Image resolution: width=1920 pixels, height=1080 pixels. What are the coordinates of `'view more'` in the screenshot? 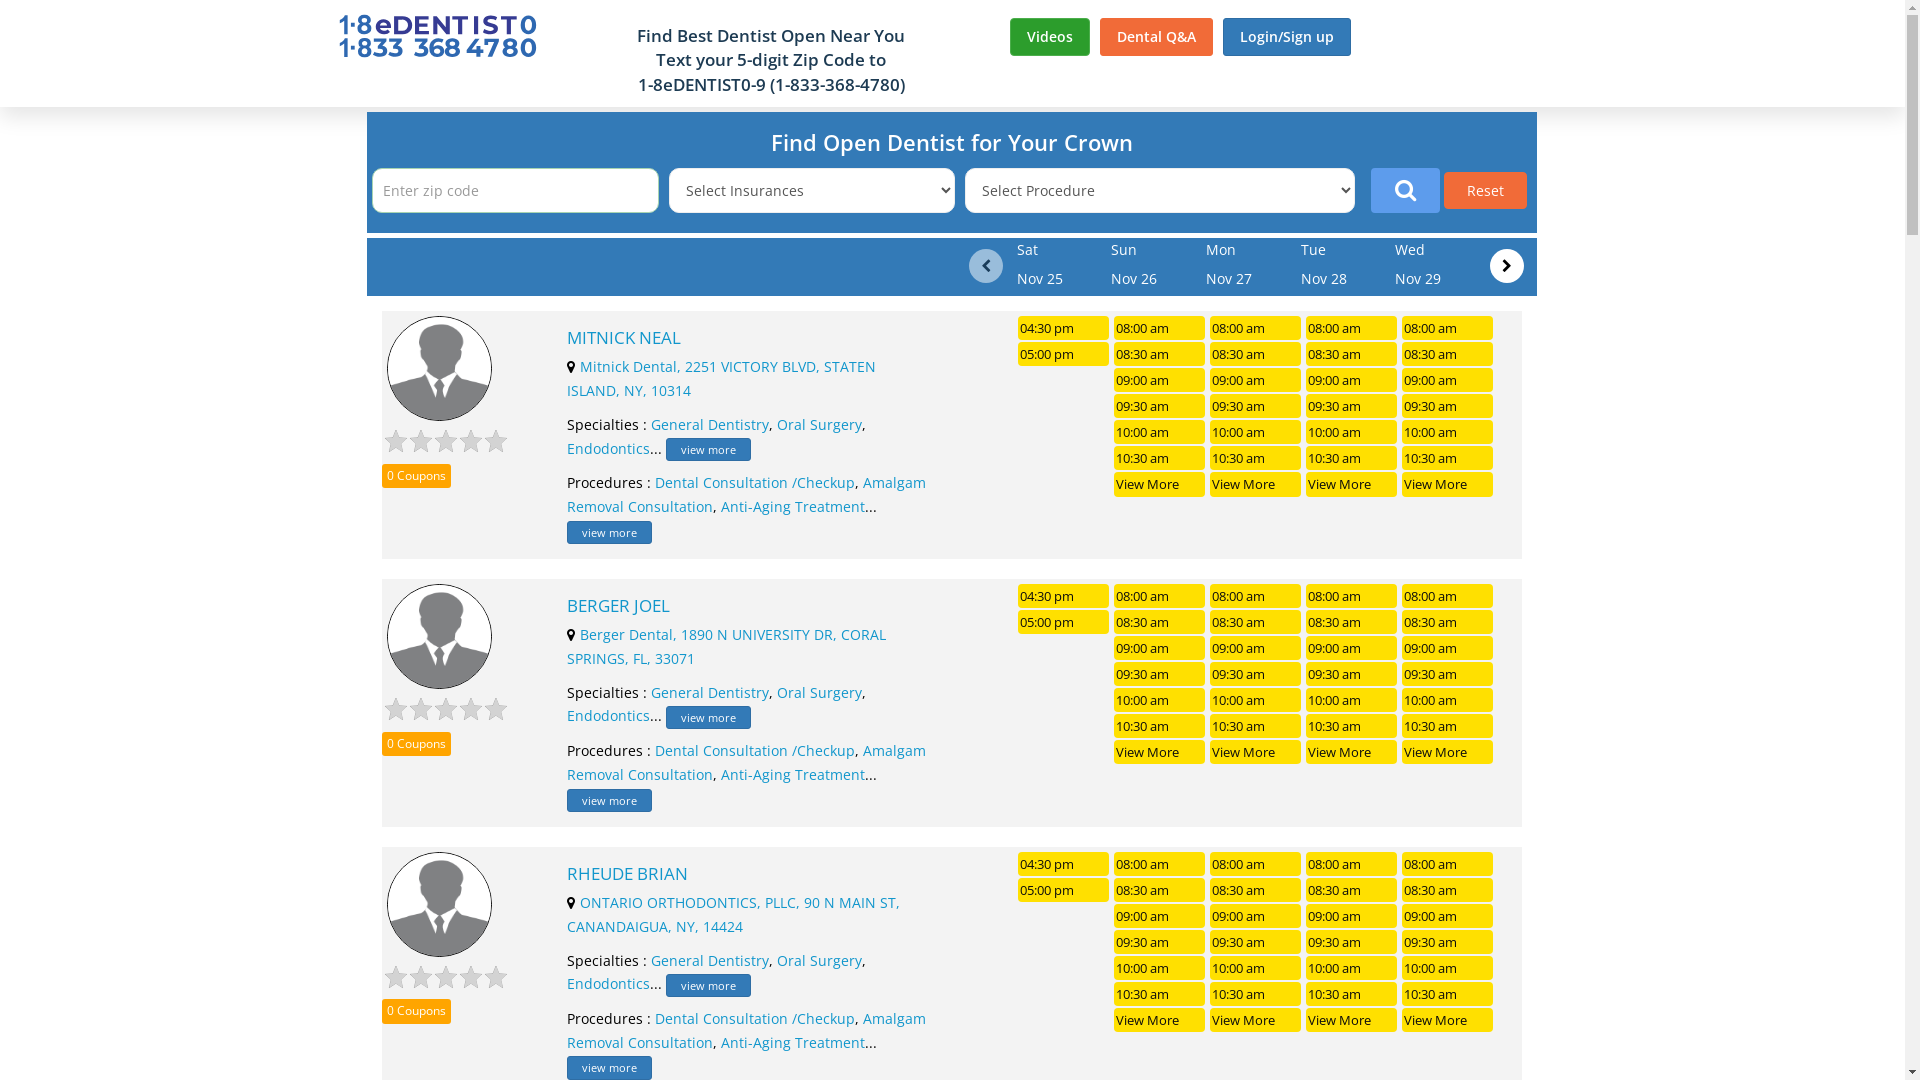 It's located at (708, 448).